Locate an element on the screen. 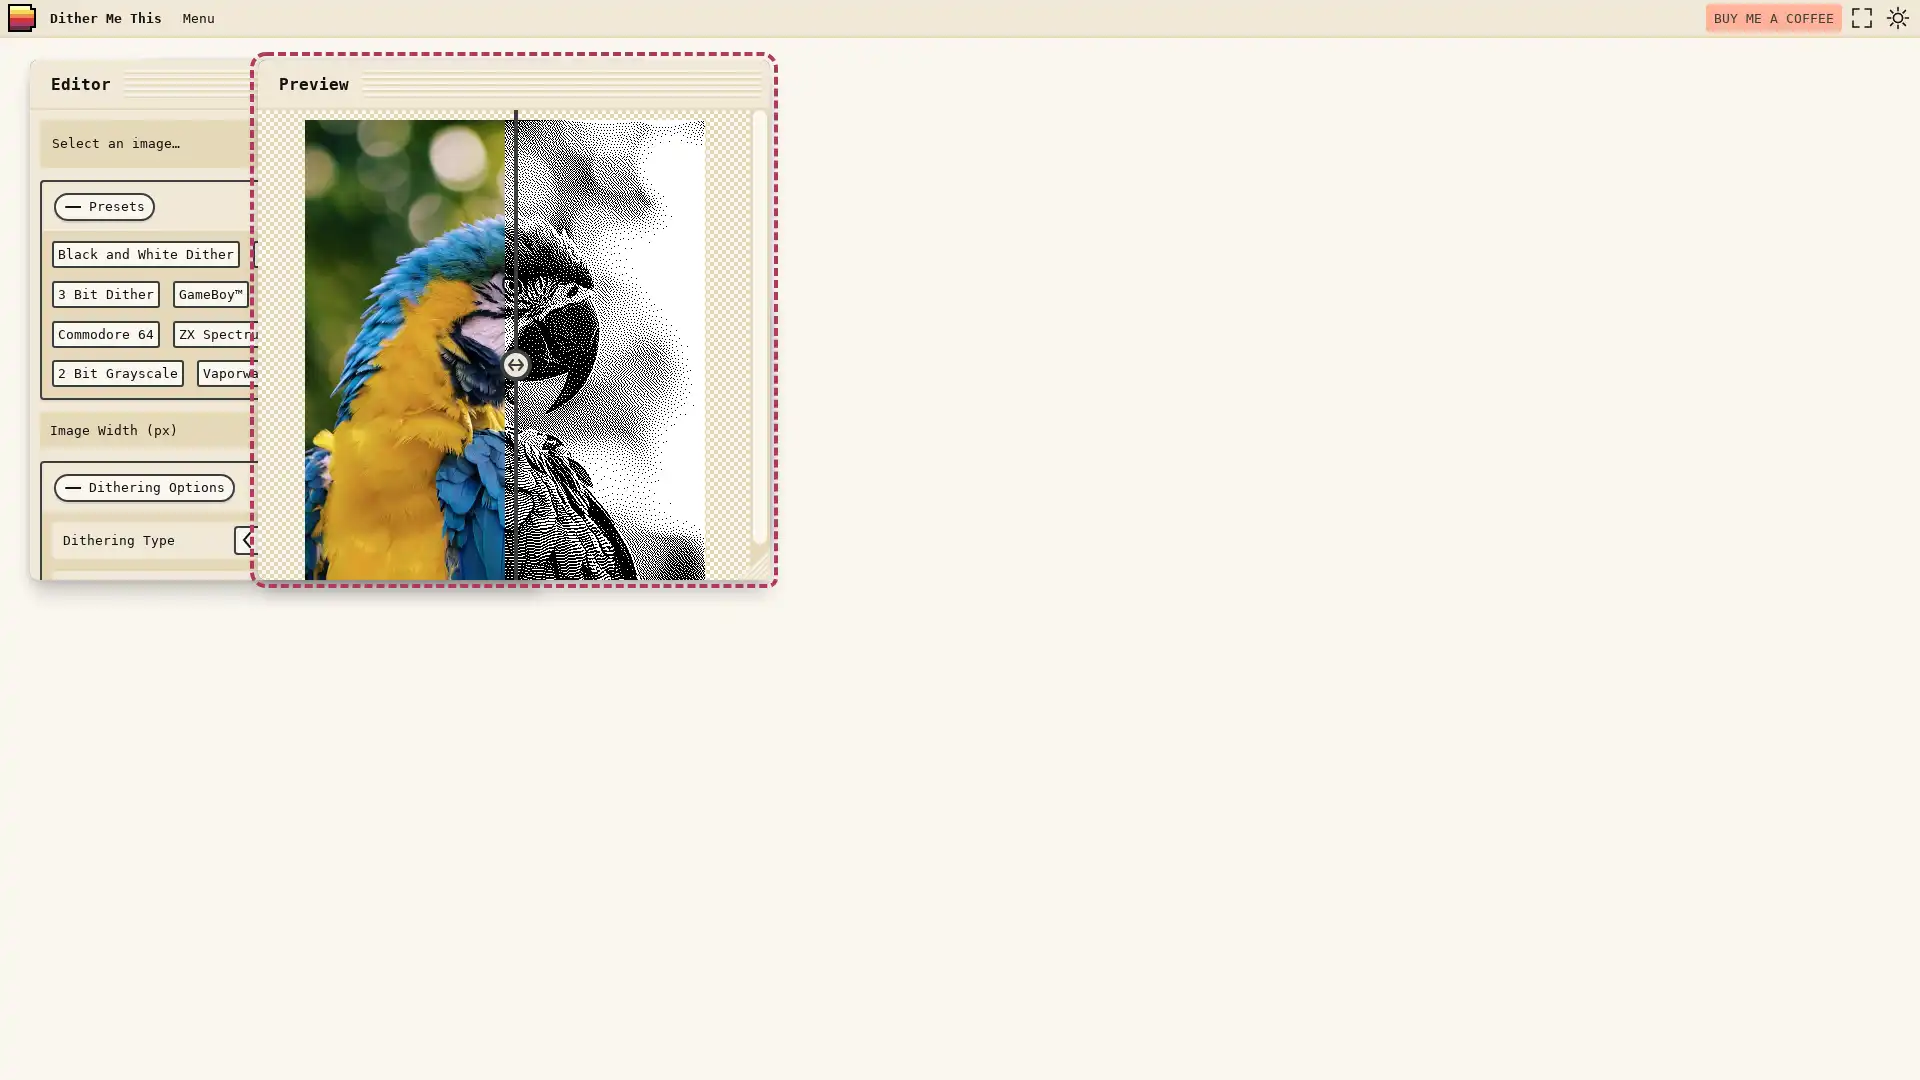 Image resolution: width=1920 pixels, height=1080 pixels. dark mode toggle is located at coordinates (1896, 18).